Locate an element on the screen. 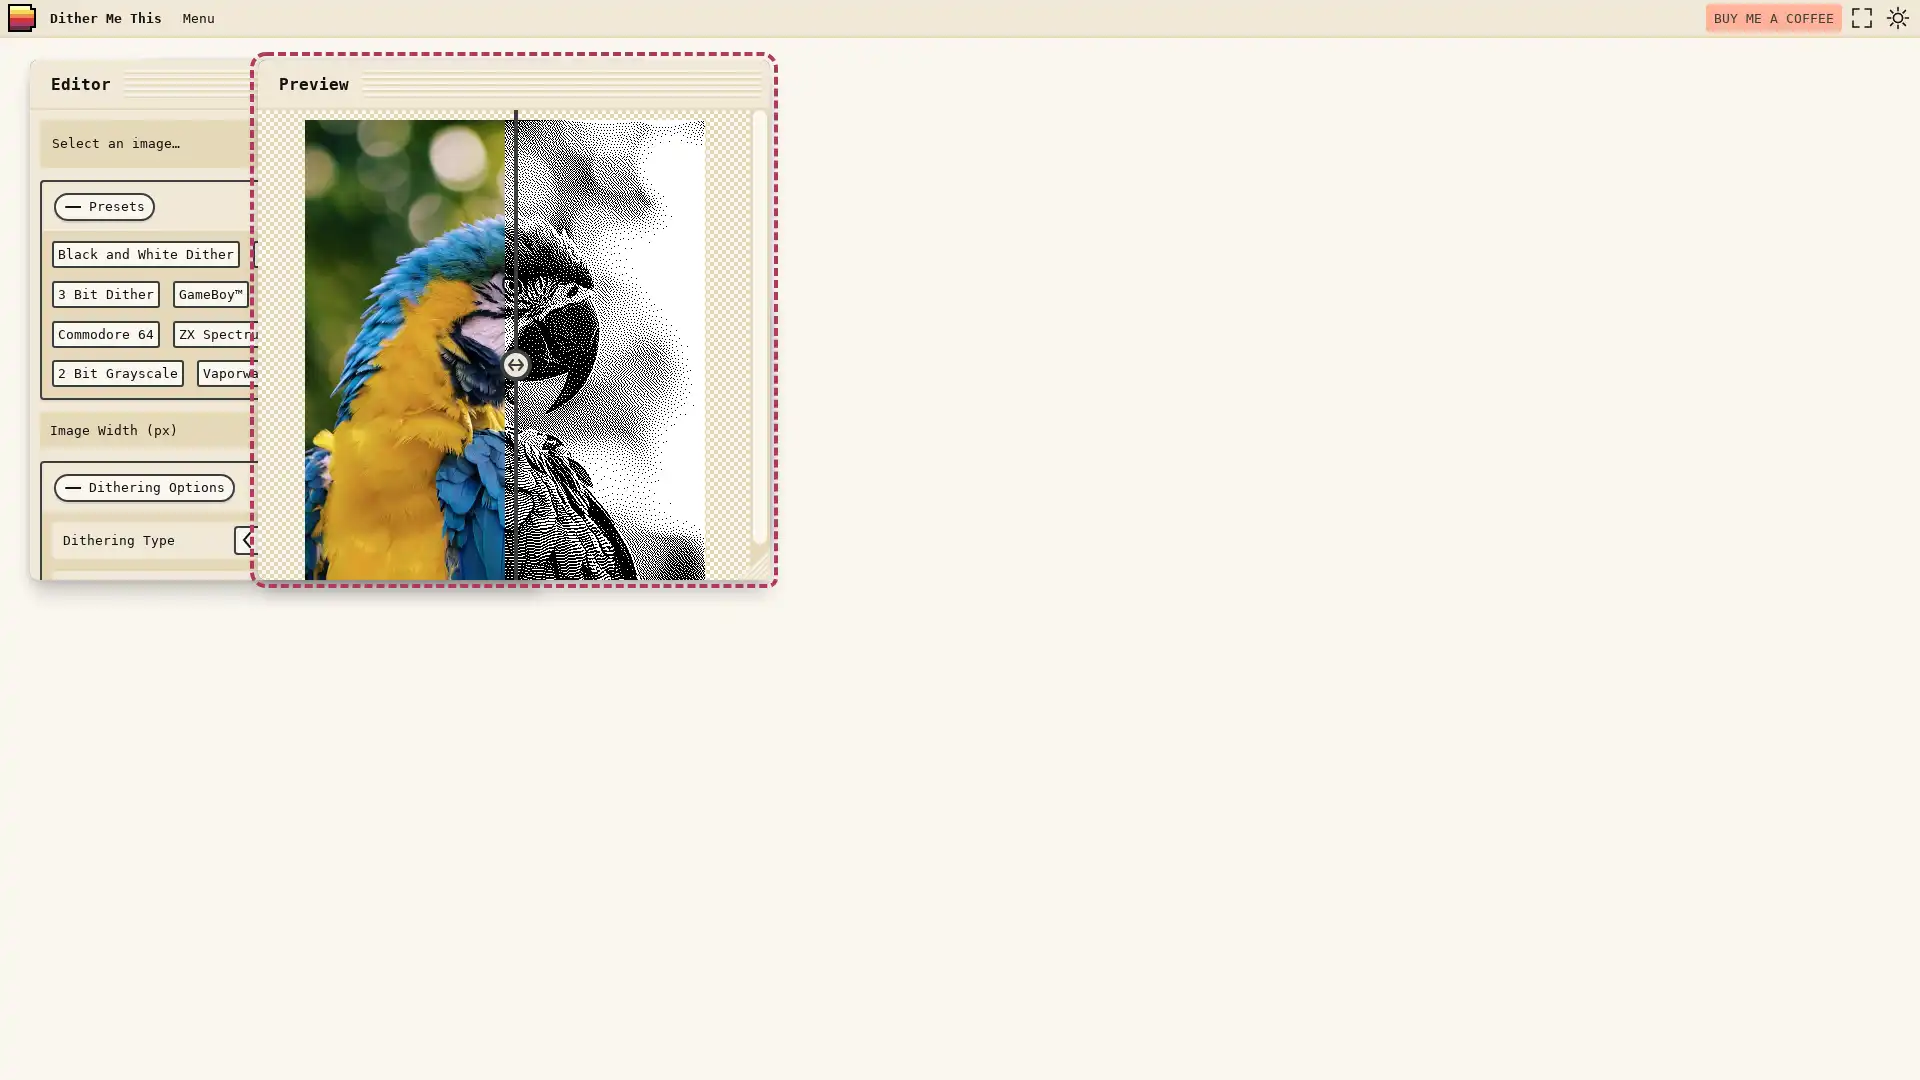 Image resolution: width=1920 pixels, height=1080 pixels. dark mode toggle is located at coordinates (1896, 18).